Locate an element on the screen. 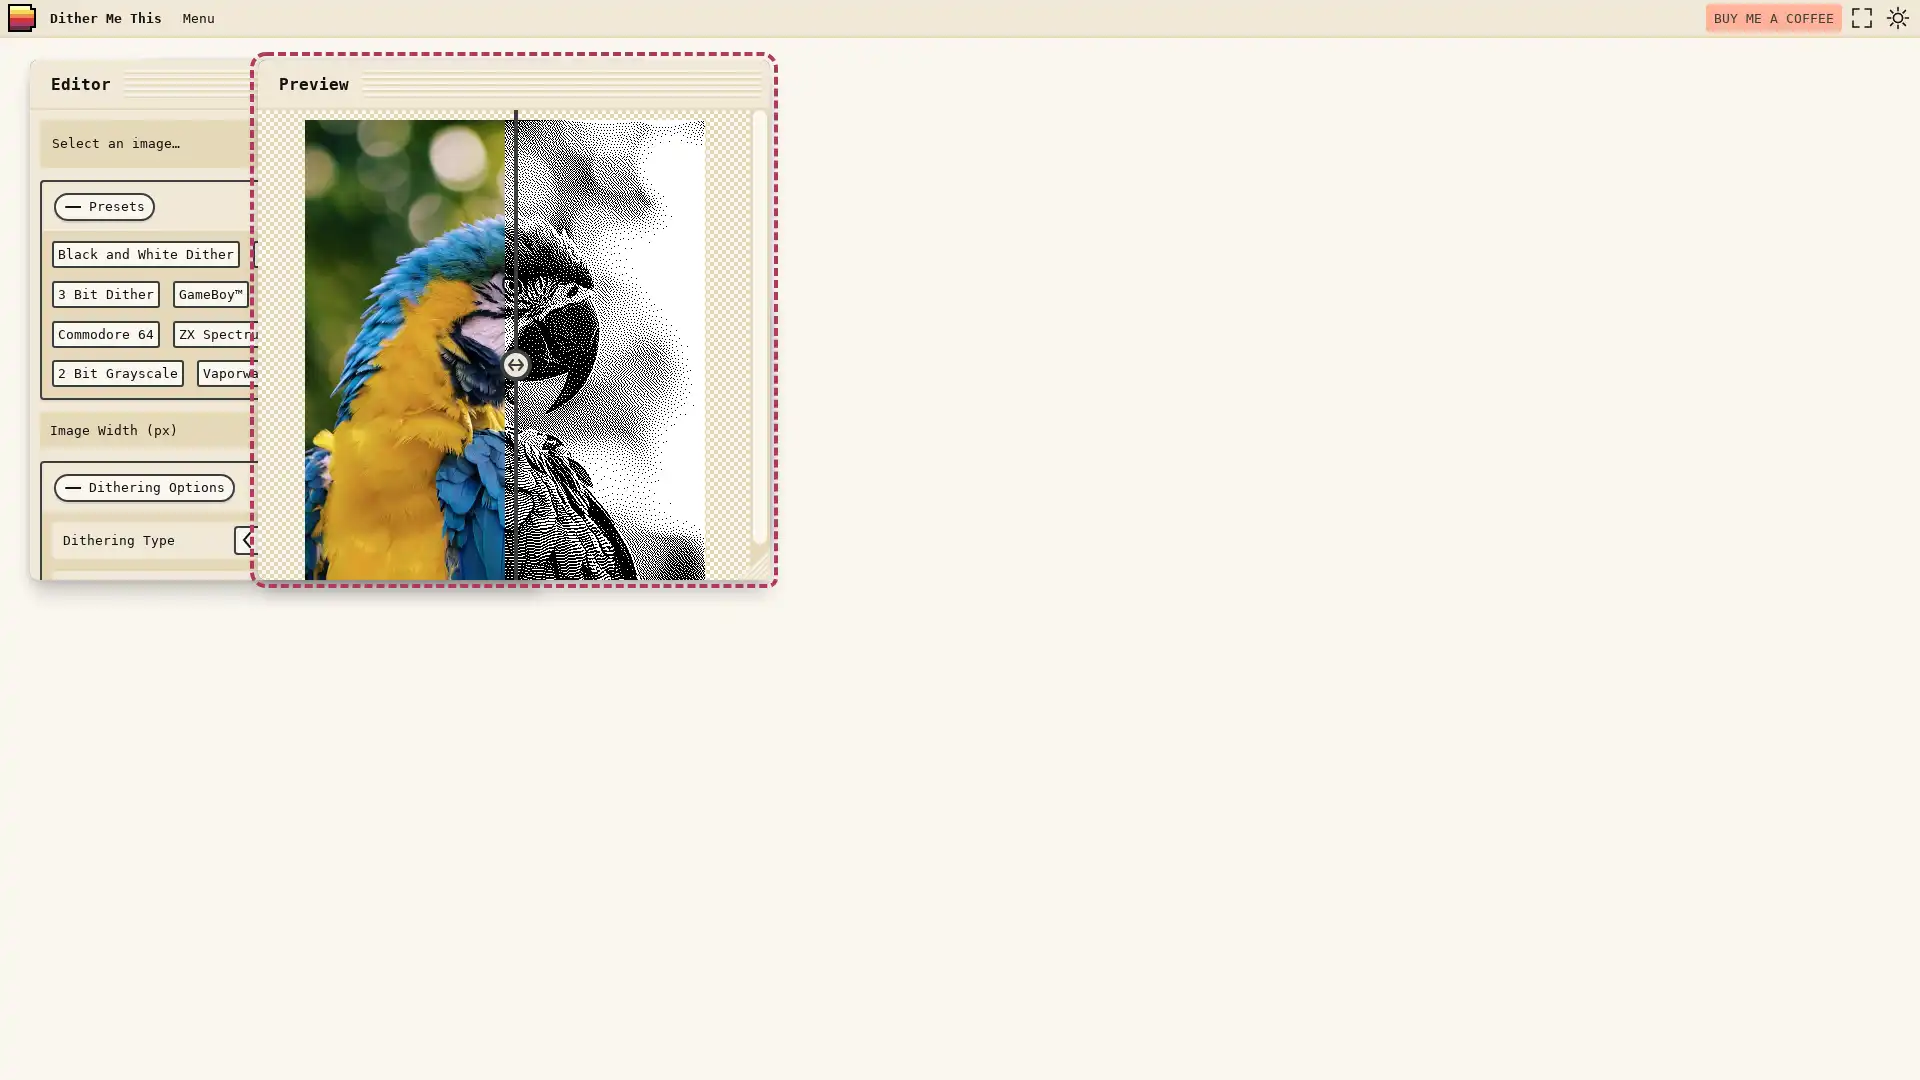 Image resolution: width=1920 pixels, height=1080 pixels. dark mode toggle is located at coordinates (1896, 18).